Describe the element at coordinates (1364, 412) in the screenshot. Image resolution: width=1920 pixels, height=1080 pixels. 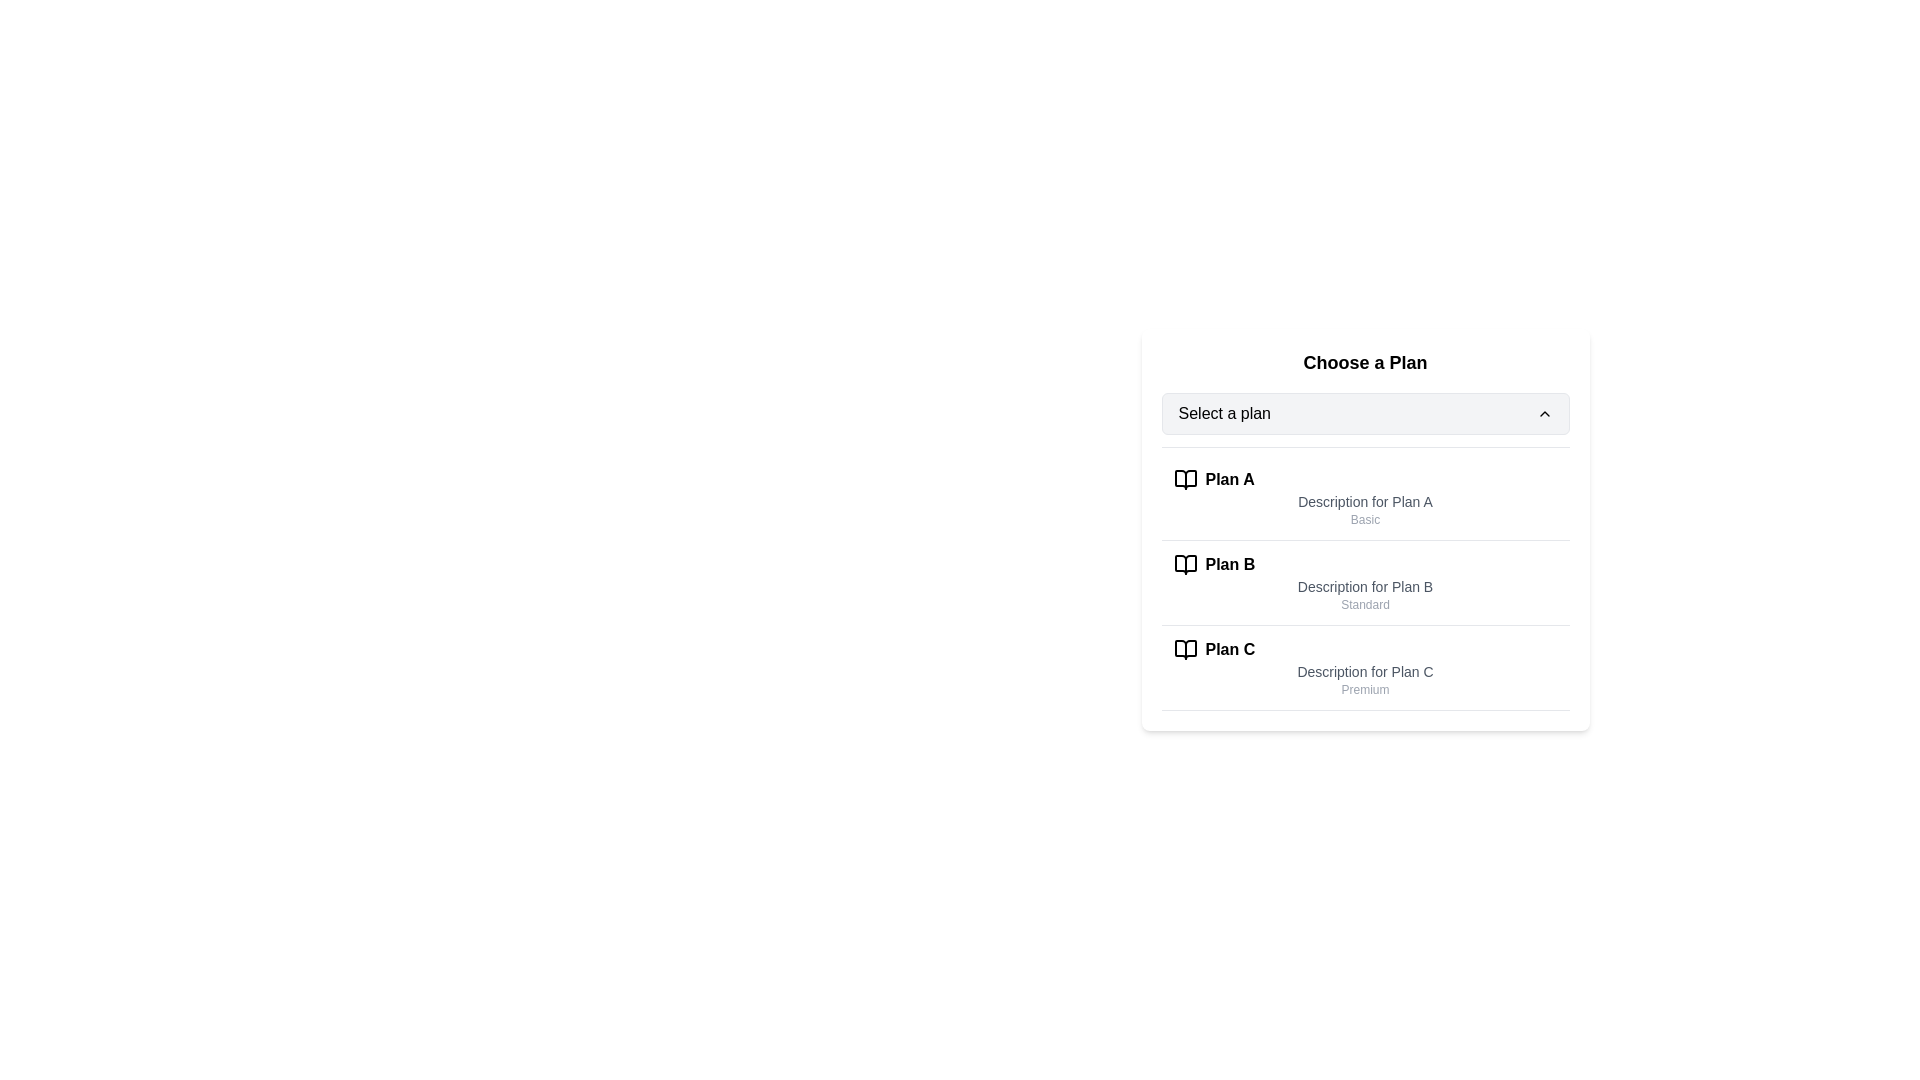
I see `the 'Select a plan' dropdown menu` at that location.